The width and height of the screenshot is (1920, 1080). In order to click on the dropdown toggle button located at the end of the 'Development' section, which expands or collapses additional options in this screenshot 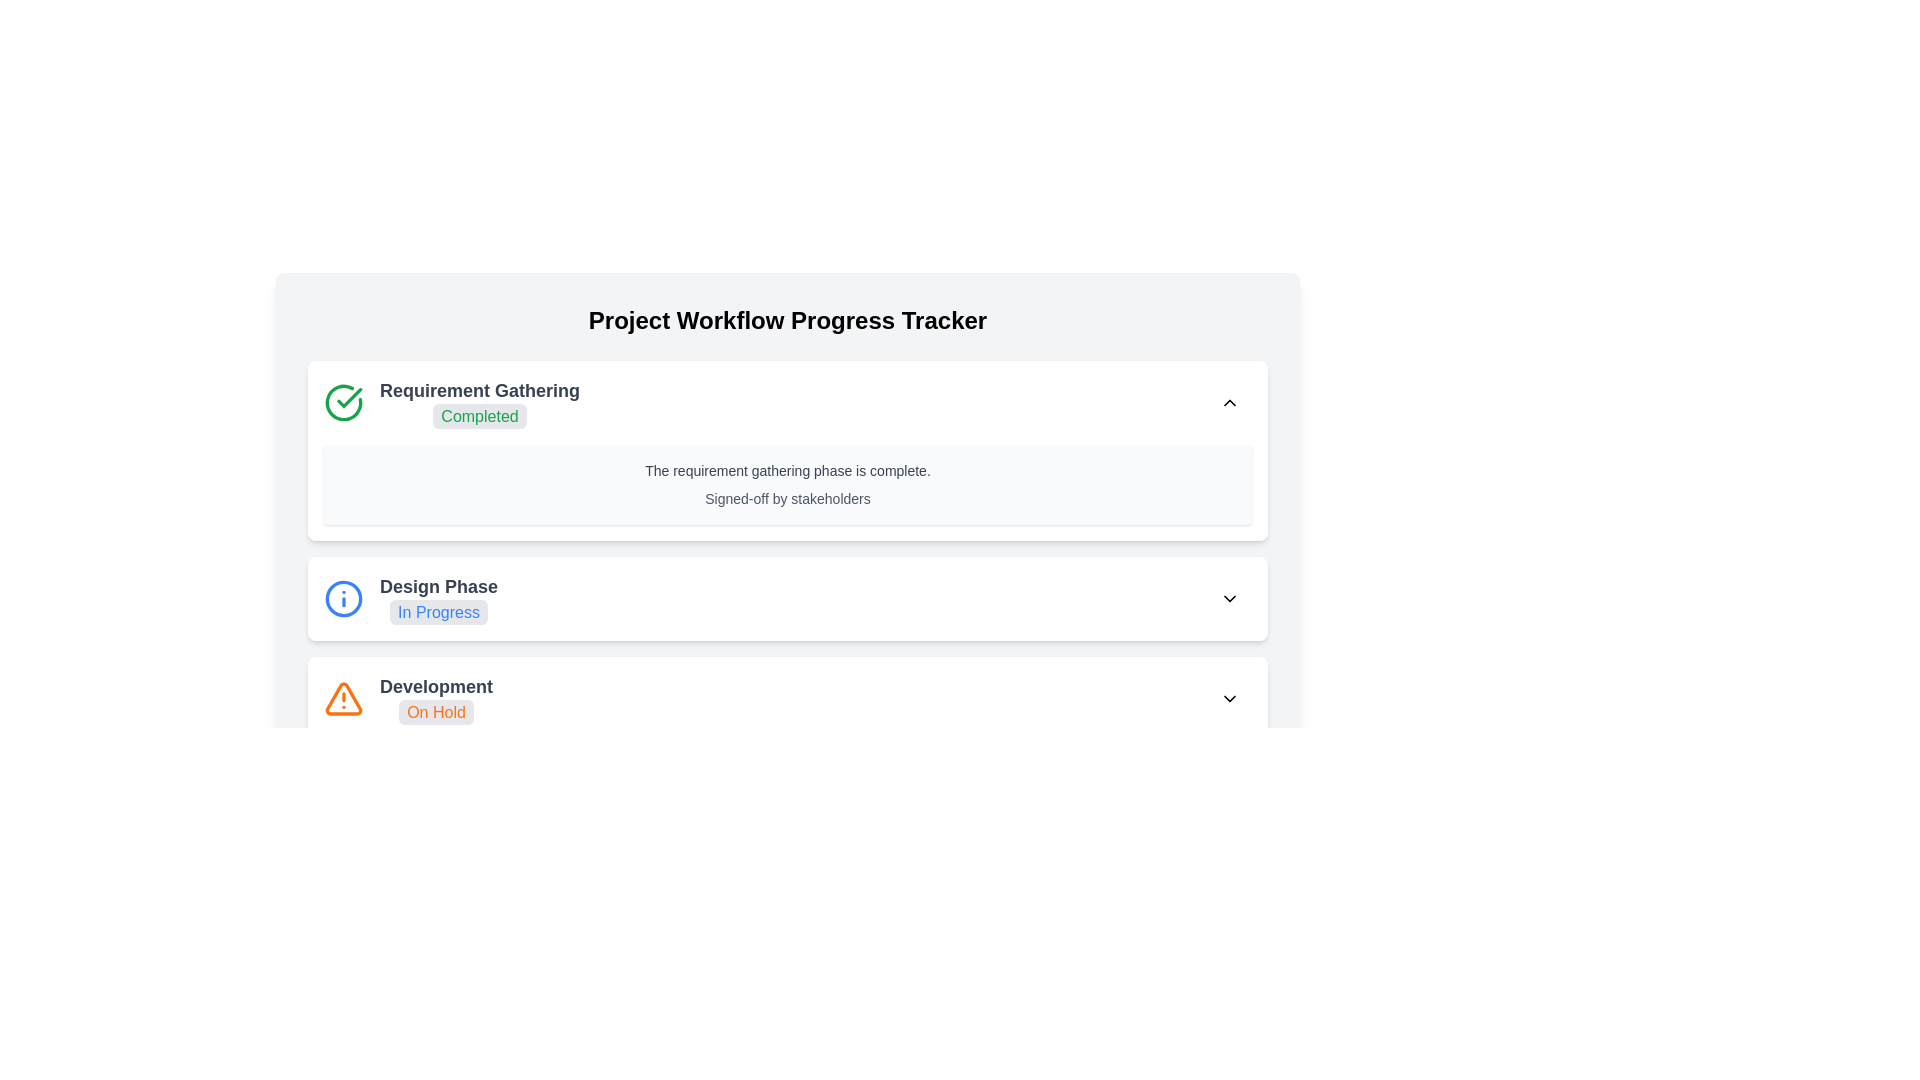, I will do `click(1228, 697)`.